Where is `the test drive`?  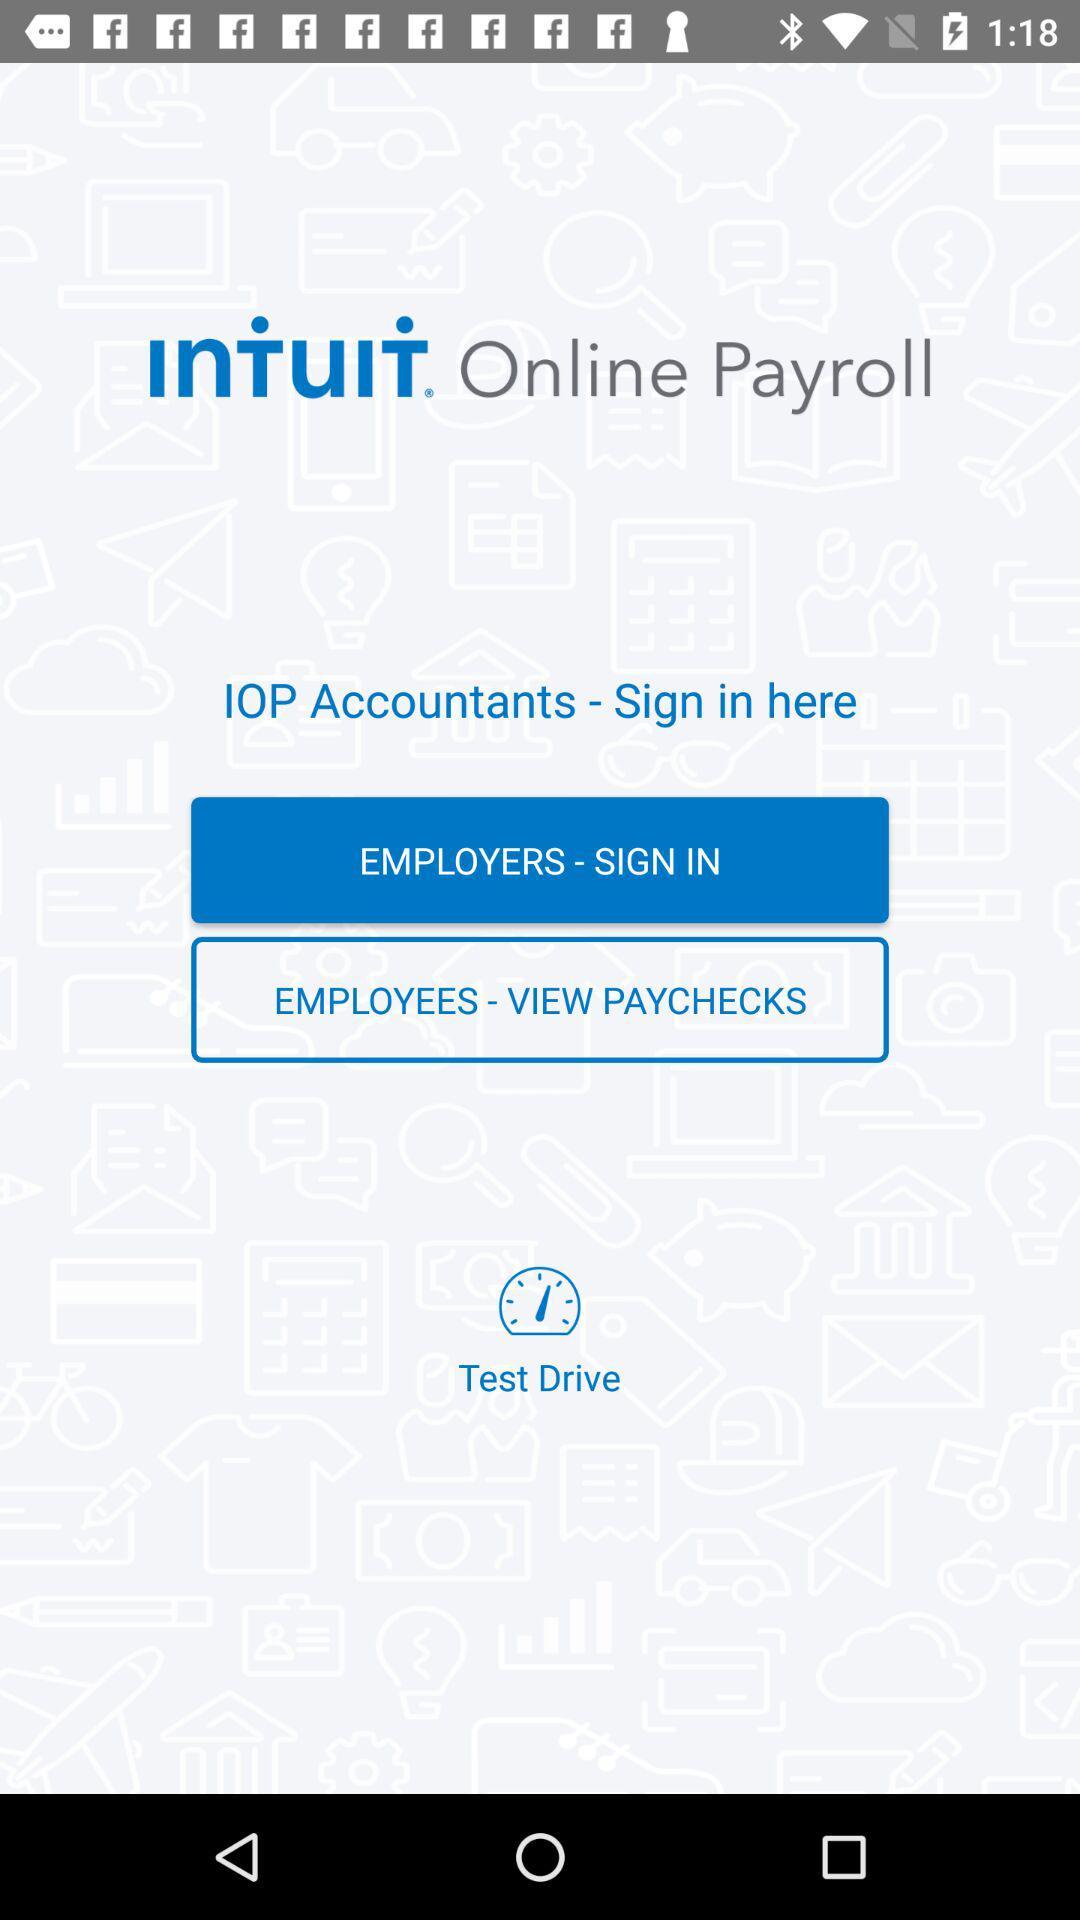 the test drive is located at coordinates (538, 1333).